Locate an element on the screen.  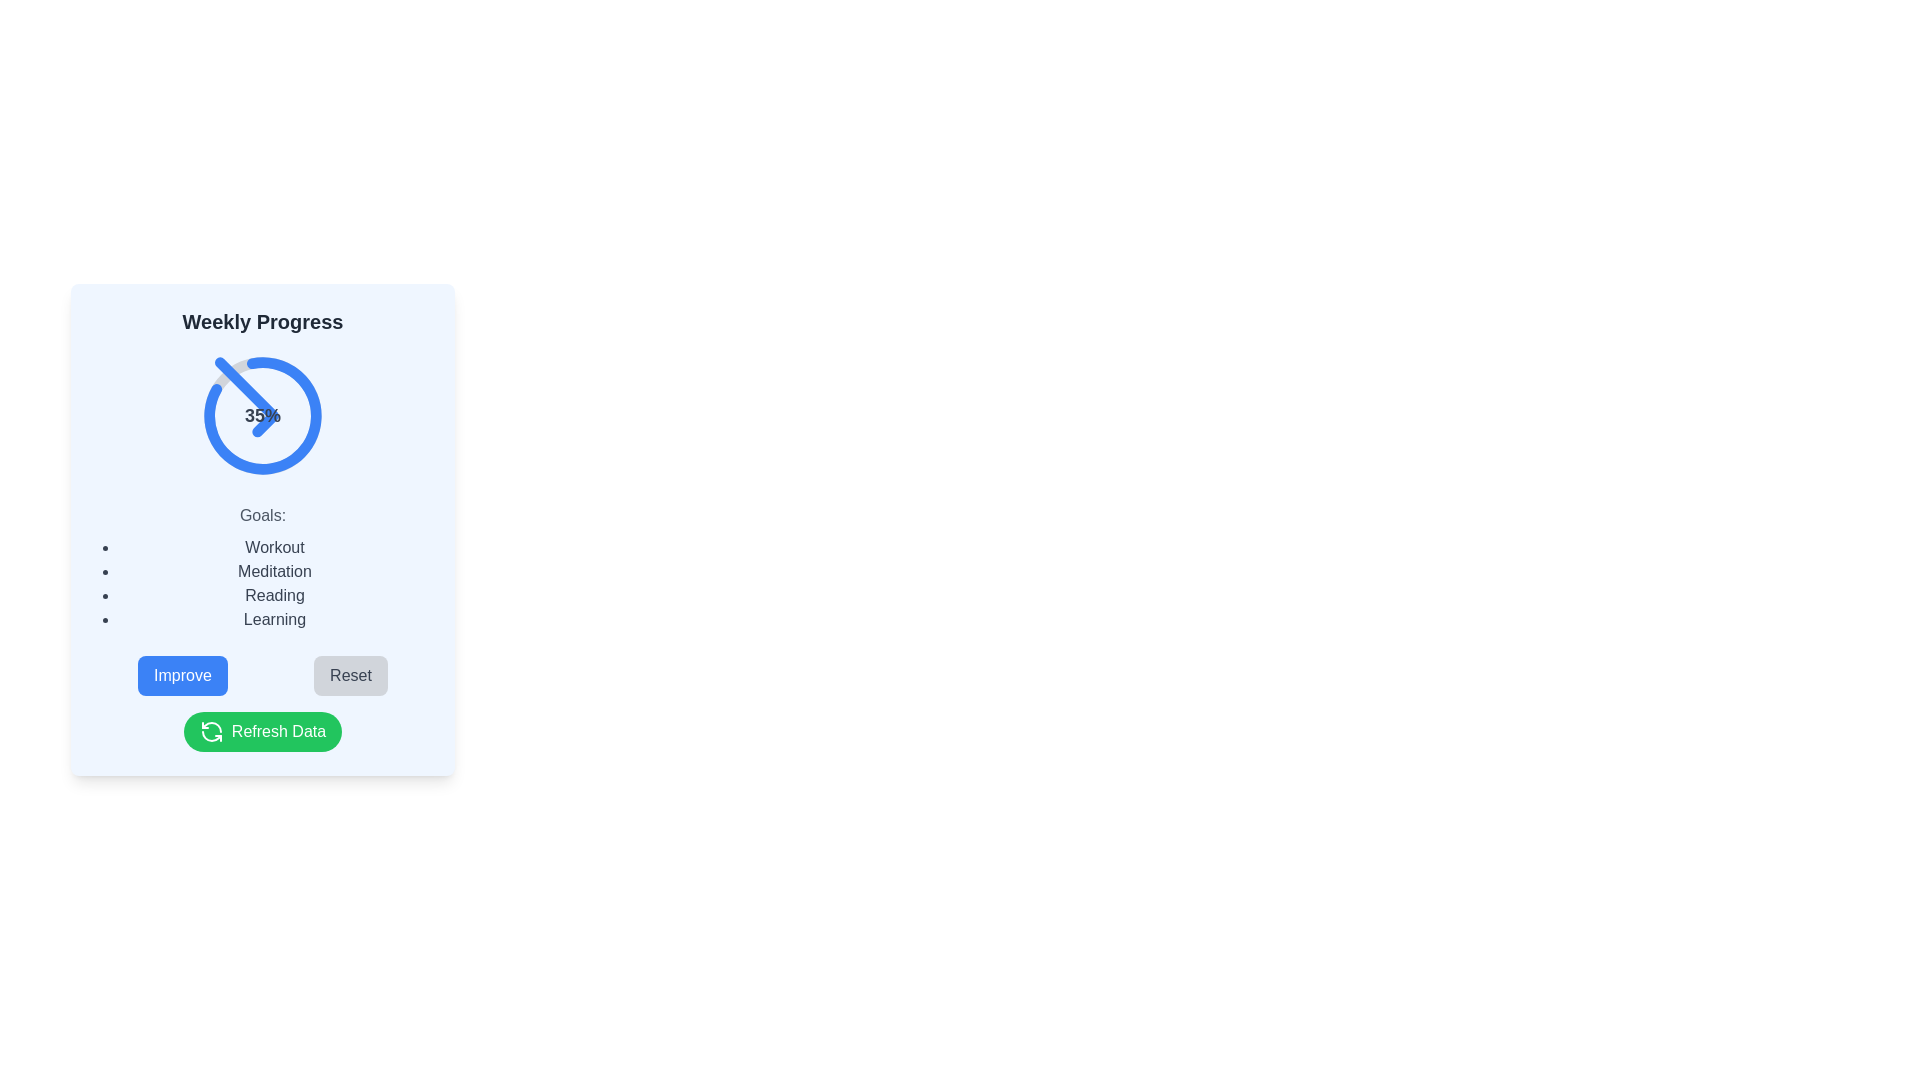
the 'Meditation' text label, which is the second item in the vertical list of goals under the 'Weekly Progress' header is located at coordinates (273, 571).